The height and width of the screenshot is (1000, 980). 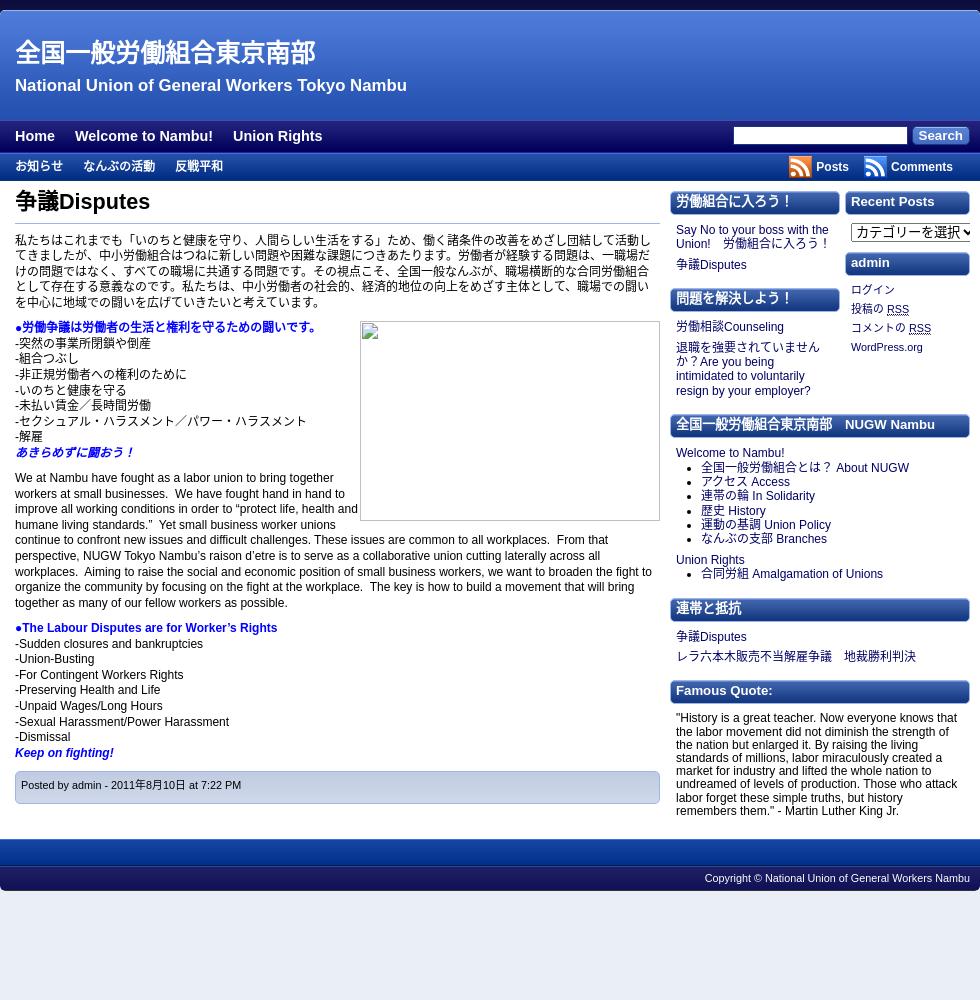 I want to click on '運動の基調 Union Policy', so click(x=700, y=525).